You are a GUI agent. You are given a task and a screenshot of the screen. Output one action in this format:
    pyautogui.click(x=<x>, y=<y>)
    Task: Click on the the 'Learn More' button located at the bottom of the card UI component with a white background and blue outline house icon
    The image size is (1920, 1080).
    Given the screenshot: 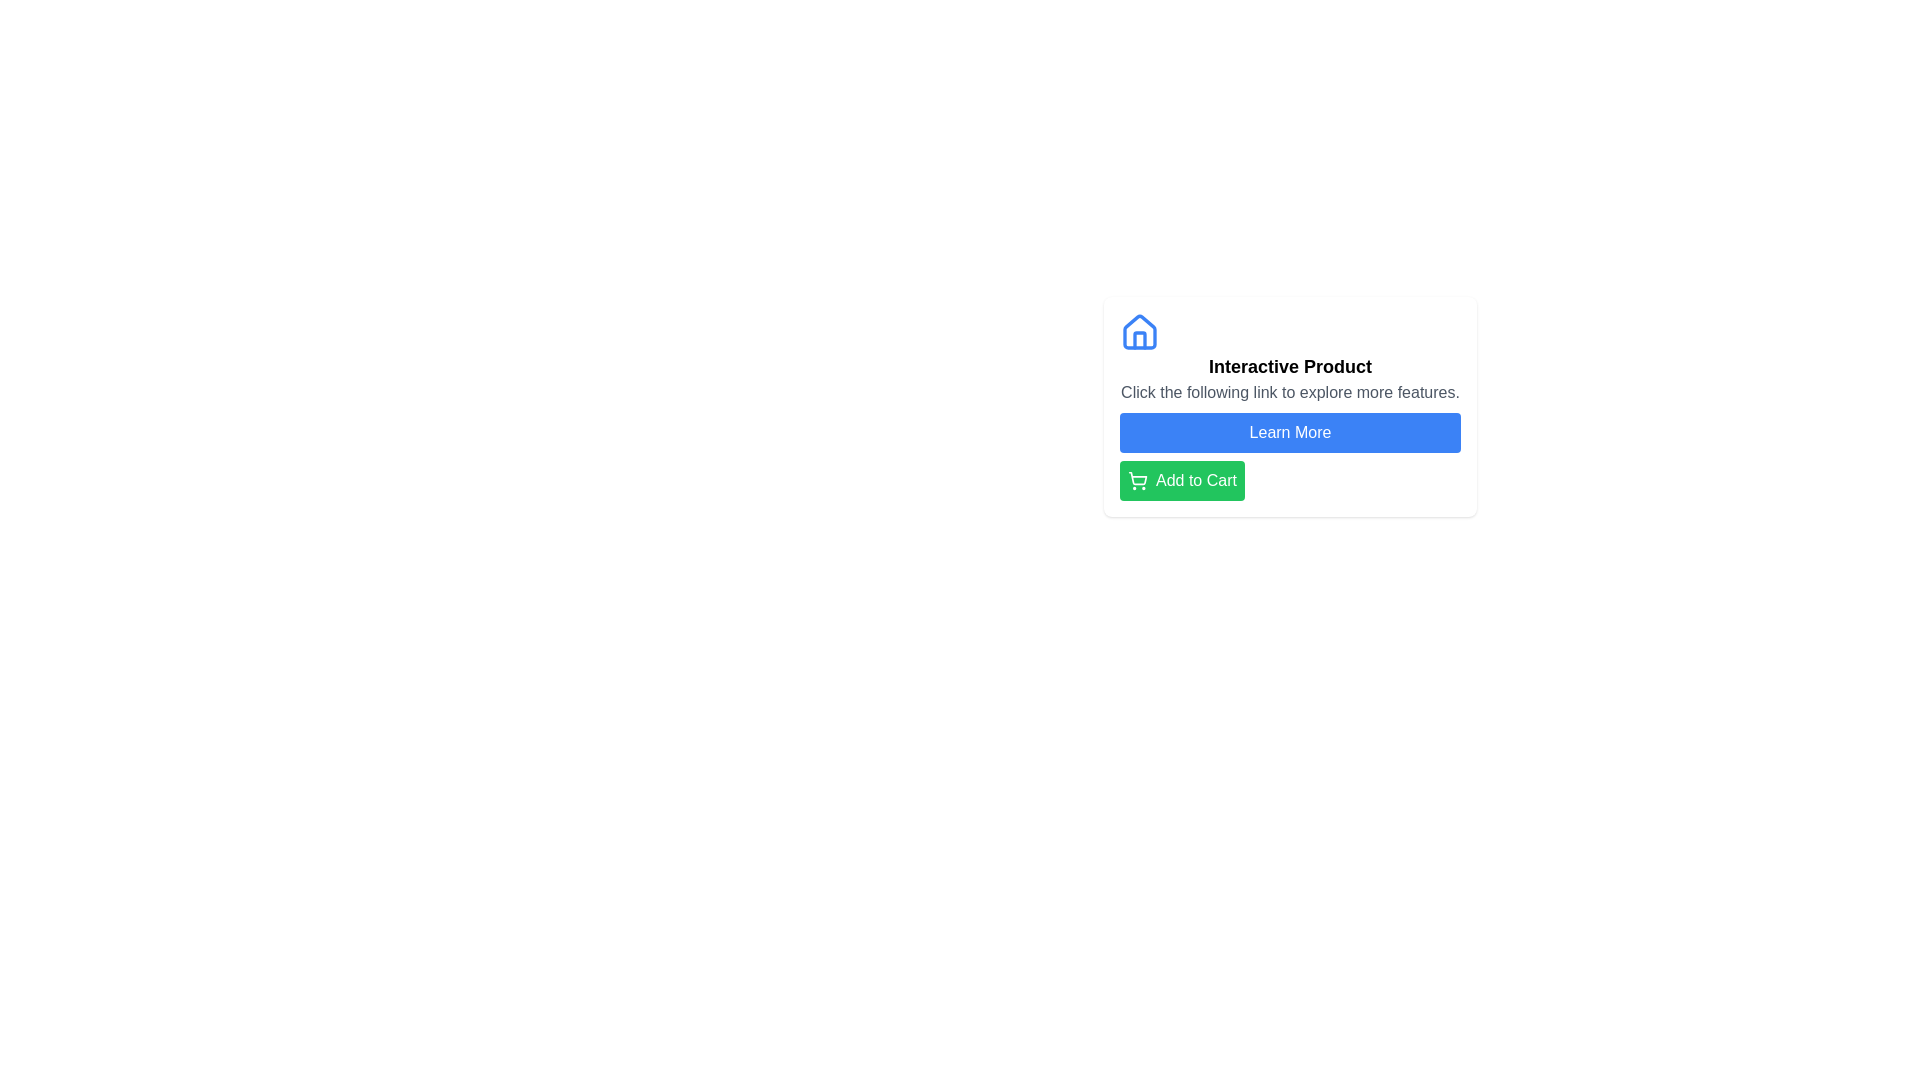 What is the action you would take?
    pyautogui.click(x=1290, y=406)
    